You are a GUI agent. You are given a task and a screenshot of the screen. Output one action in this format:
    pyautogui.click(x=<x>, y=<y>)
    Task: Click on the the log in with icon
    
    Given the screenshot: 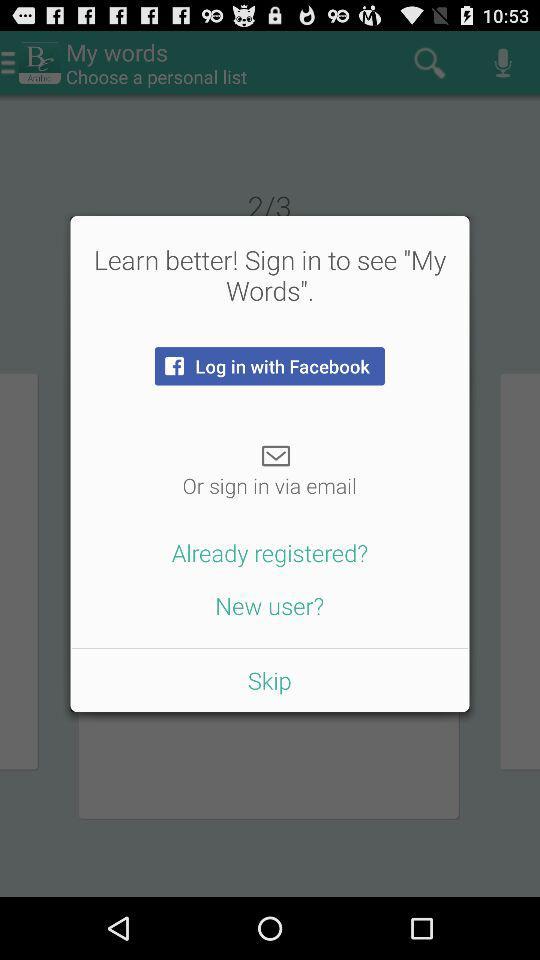 What is the action you would take?
    pyautogui.click(x=269, y=365)
    